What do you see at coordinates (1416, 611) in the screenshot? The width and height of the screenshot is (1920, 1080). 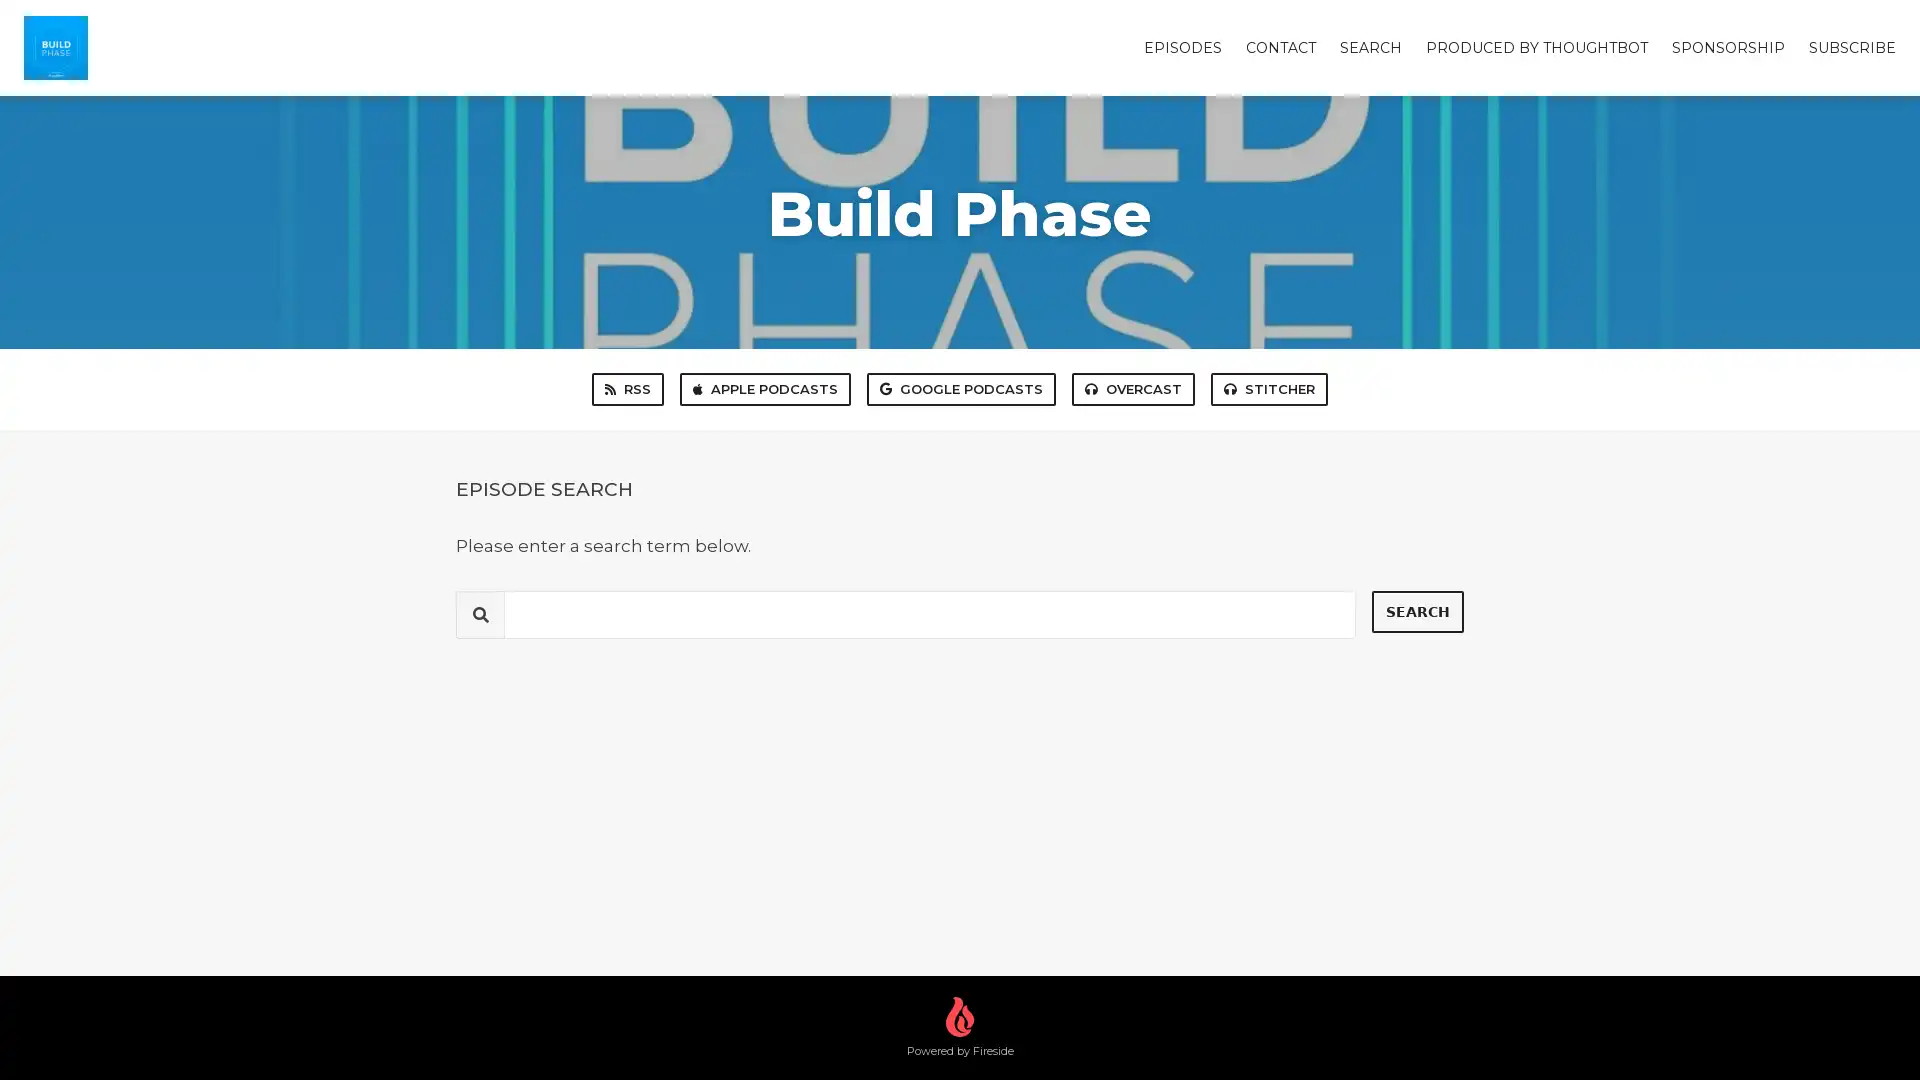 I see `Search` at bounding box center [1416, 611].